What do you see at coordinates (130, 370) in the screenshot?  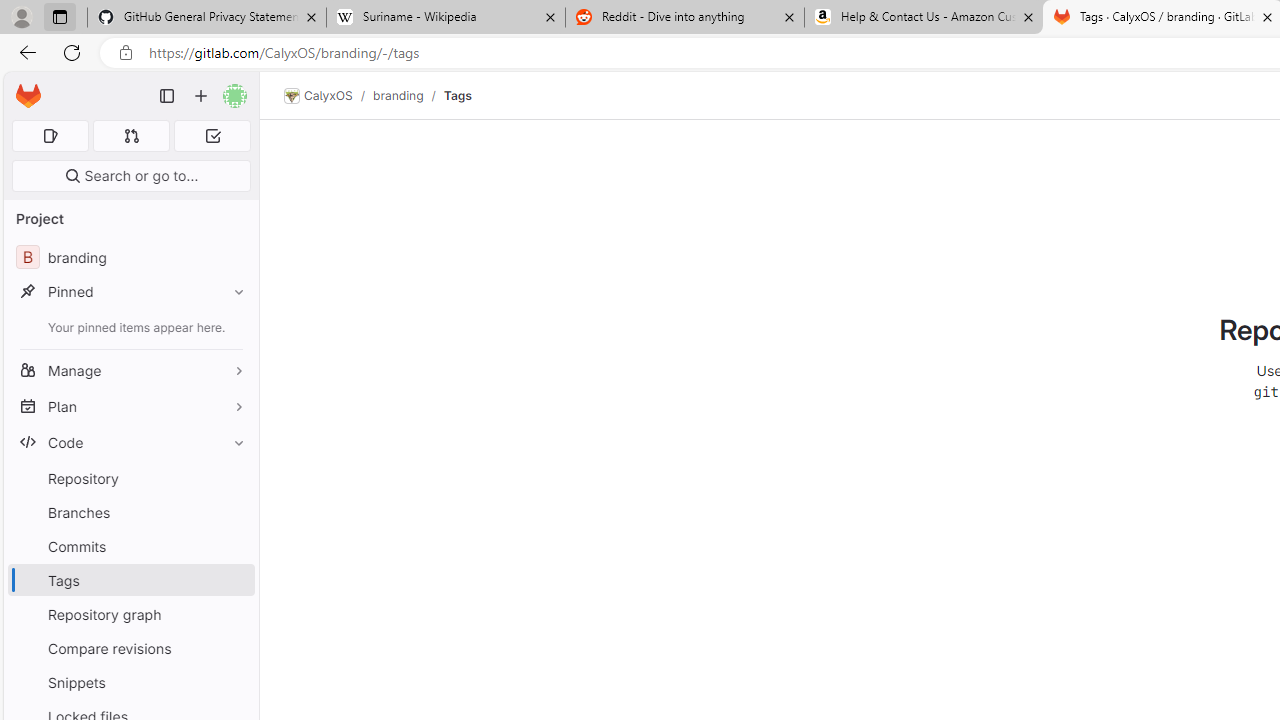 I see `'Manage'` at bounding box center [130, 370].